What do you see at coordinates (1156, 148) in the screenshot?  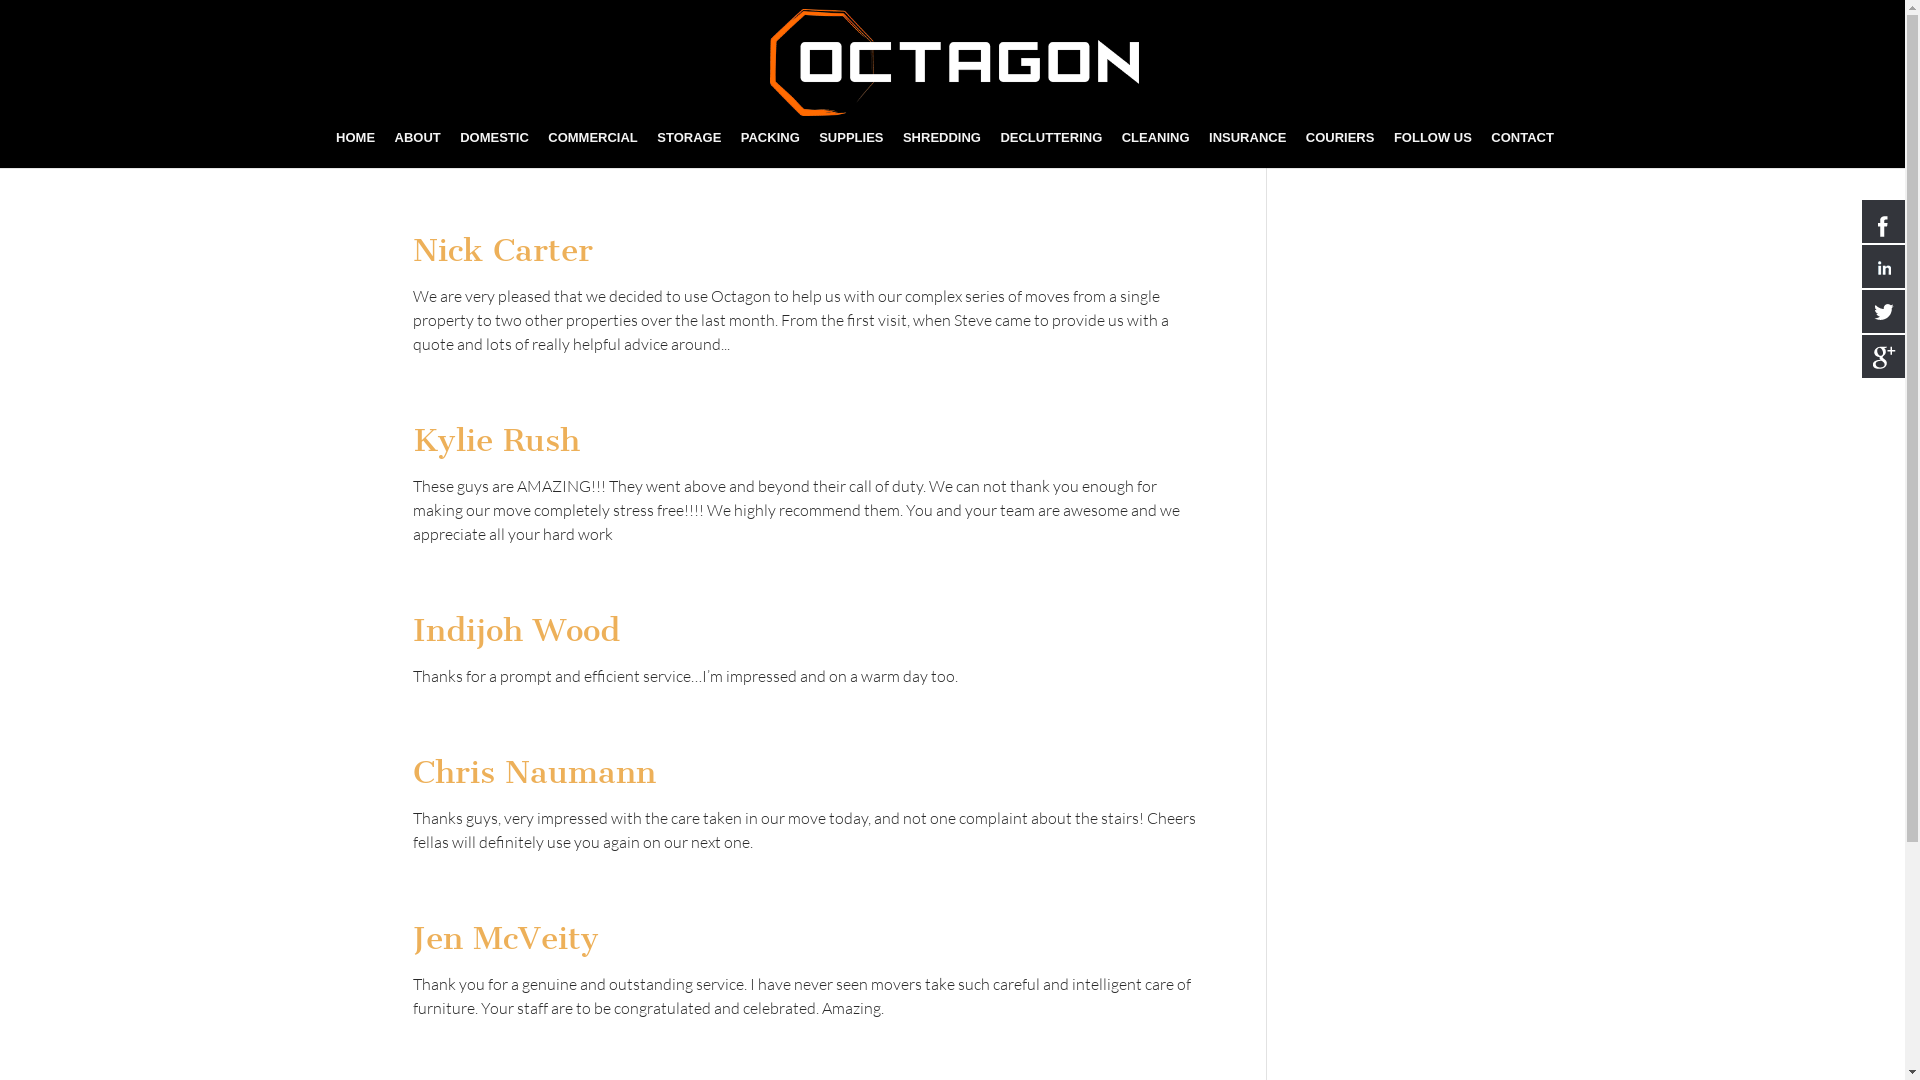 I see `'CLEANING'` at bounding box center [1156, 148].